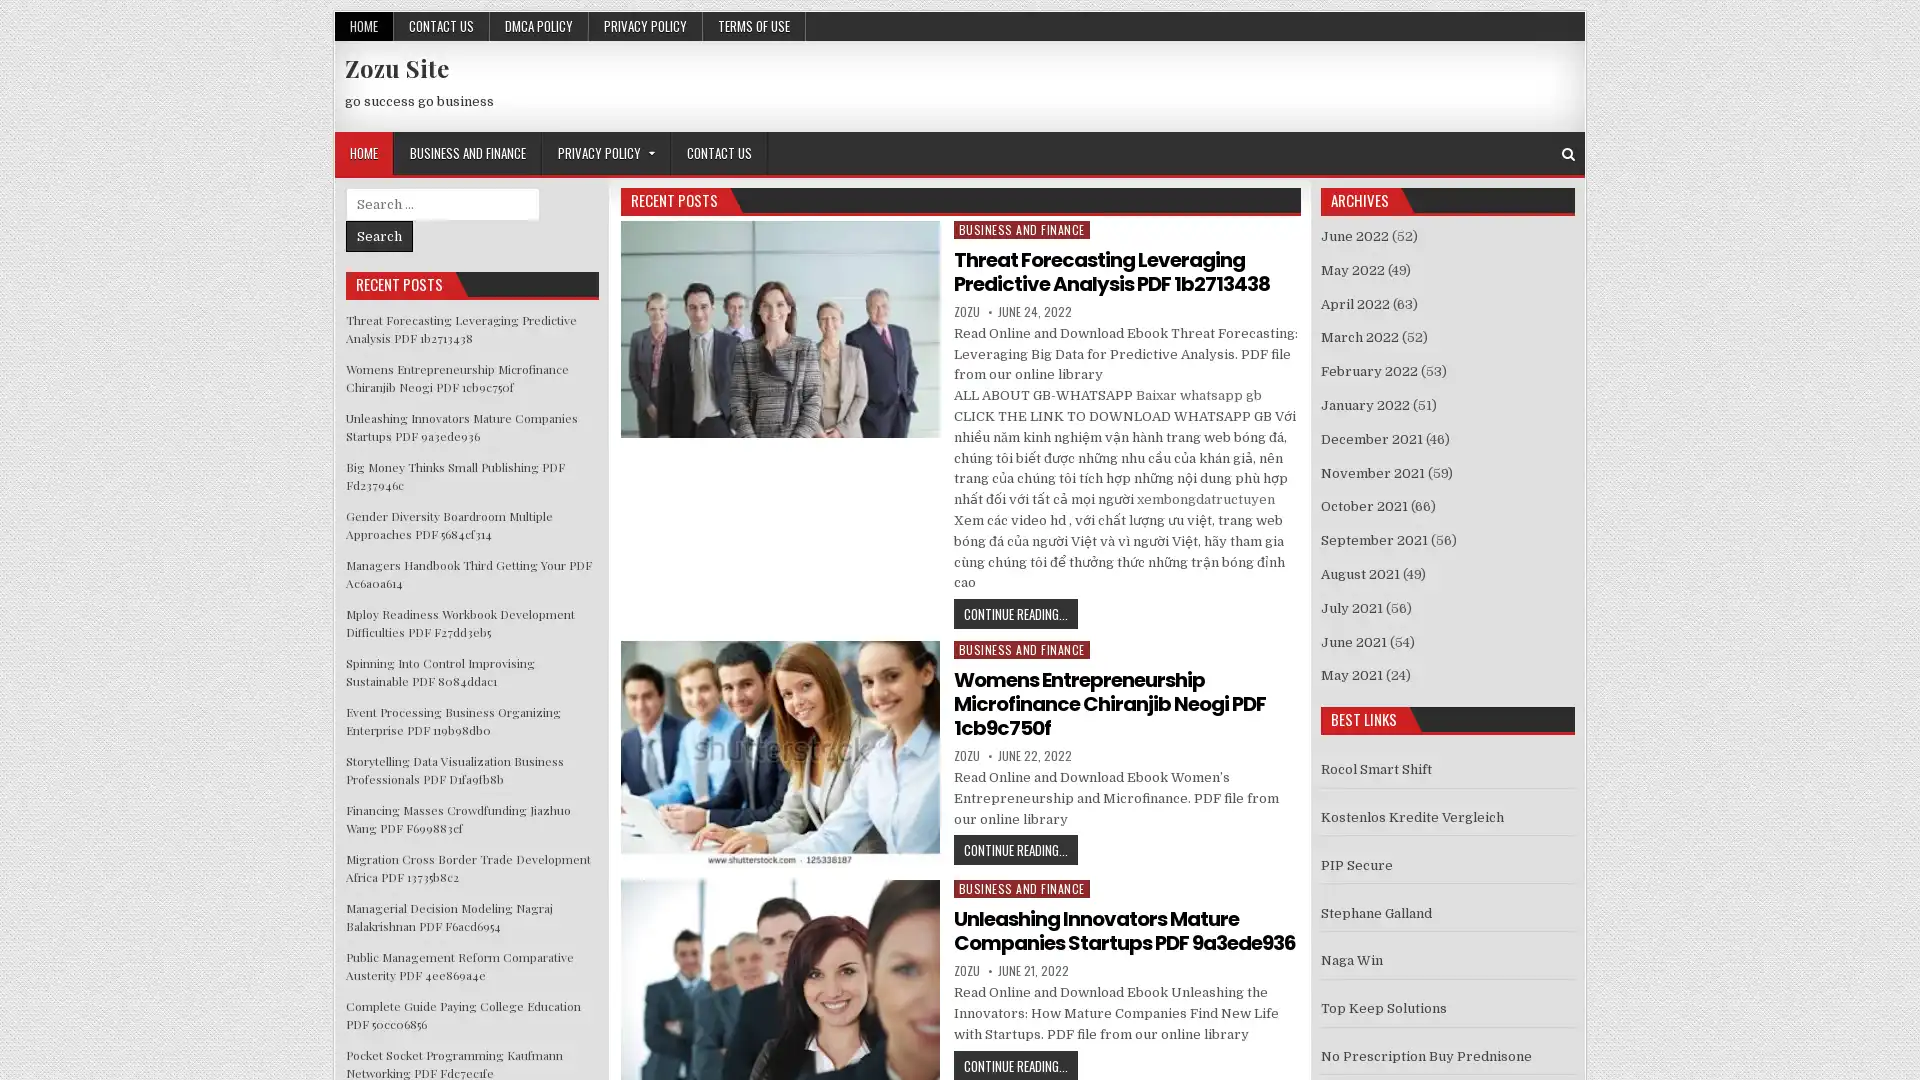 The width and height of the screenshot is (1920, 1080). I want to click on Search, so click(378, 235).